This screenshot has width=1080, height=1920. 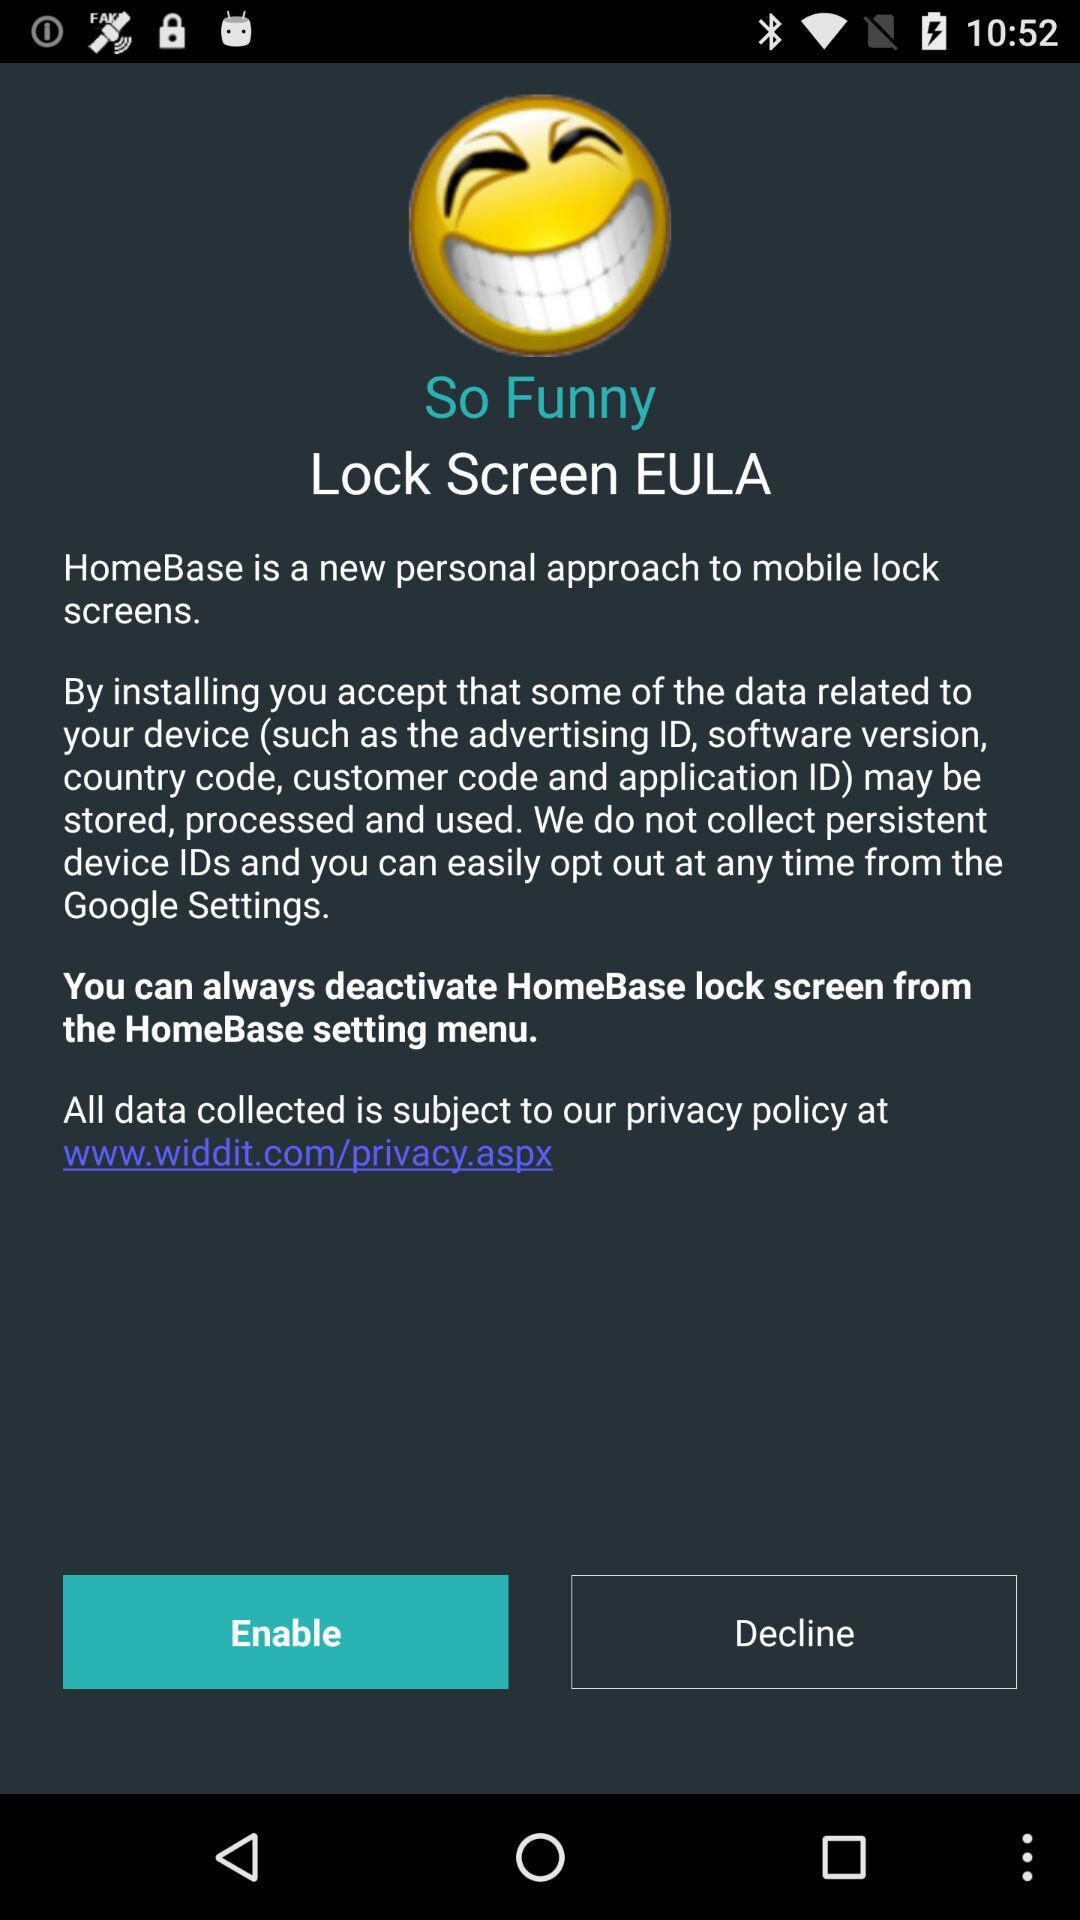 What do you see at coordinates (793, 1632) in the screenshot?
I see `decline` at bounding box center [793, 1632].